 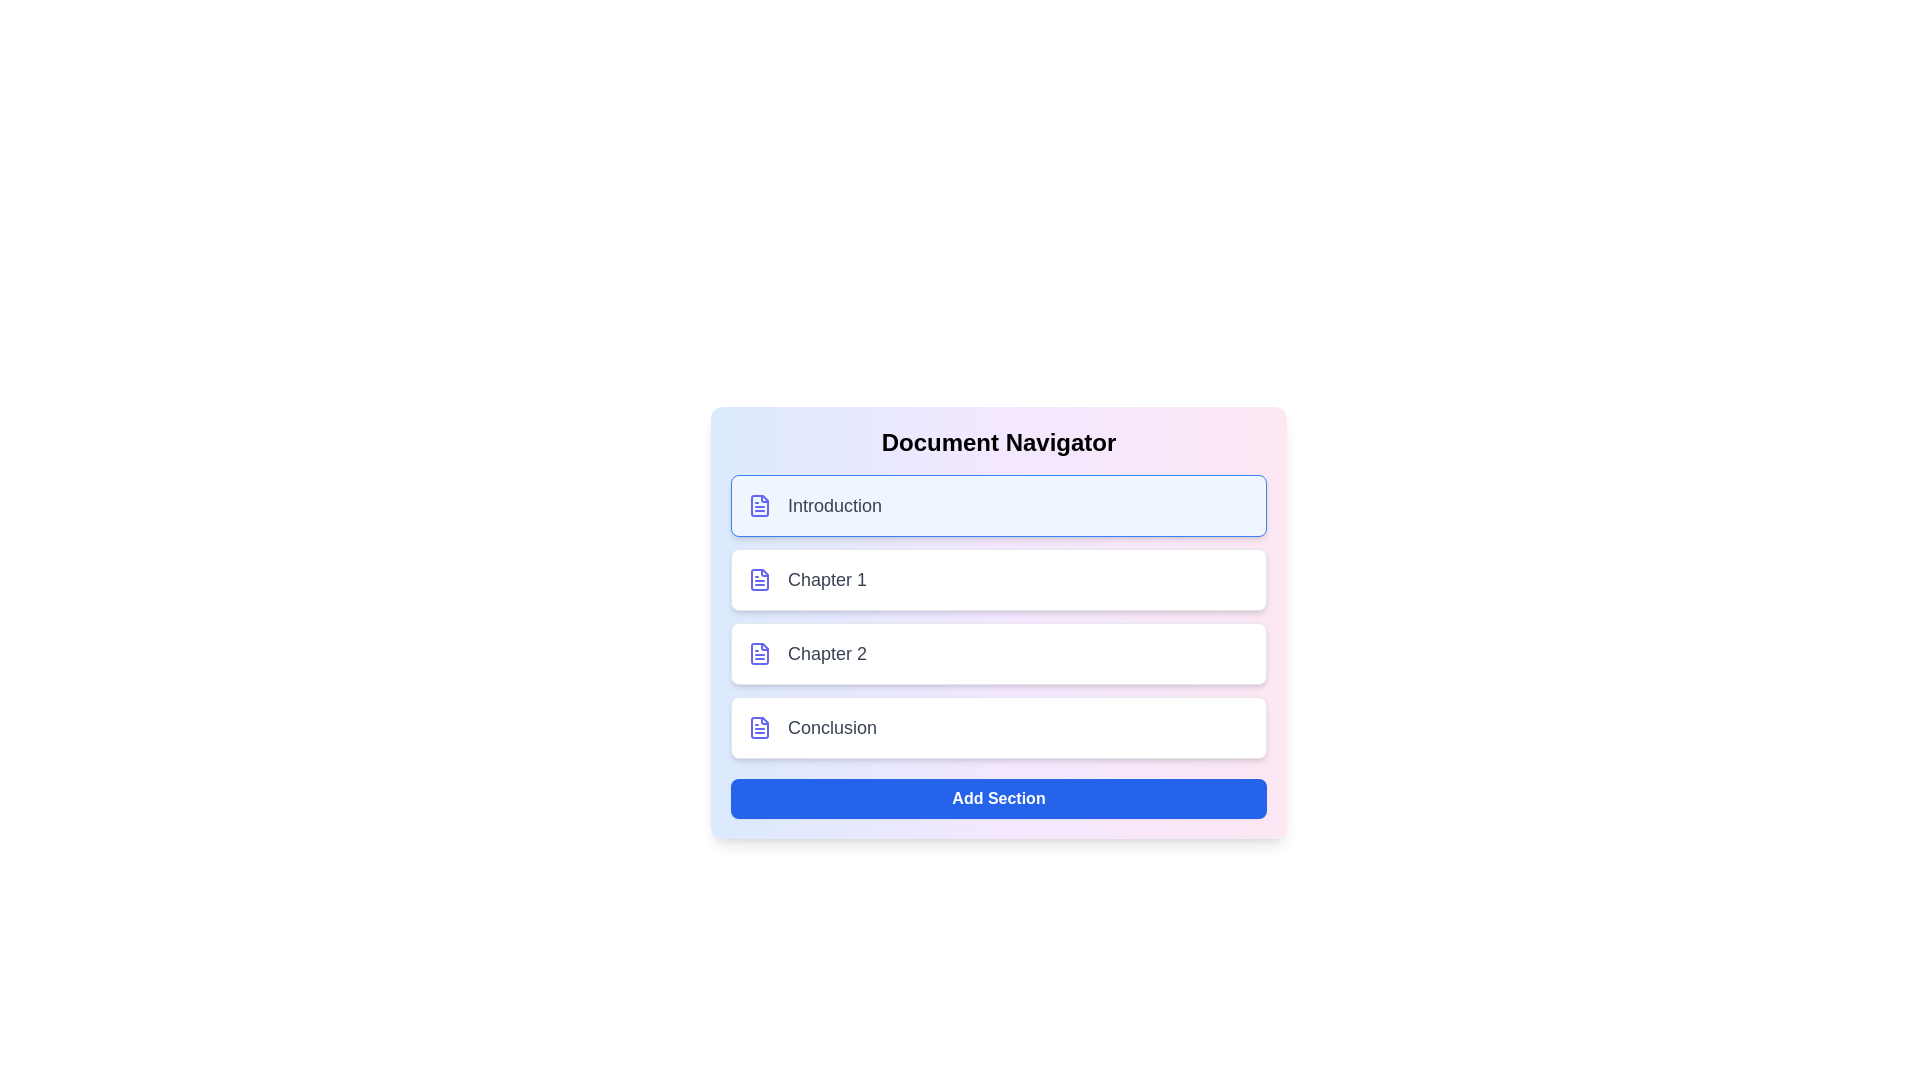 What do you see at coordinates (998, 797) in the screenshot?
I see `'Add Section' button` at bounding box center [998, 797].